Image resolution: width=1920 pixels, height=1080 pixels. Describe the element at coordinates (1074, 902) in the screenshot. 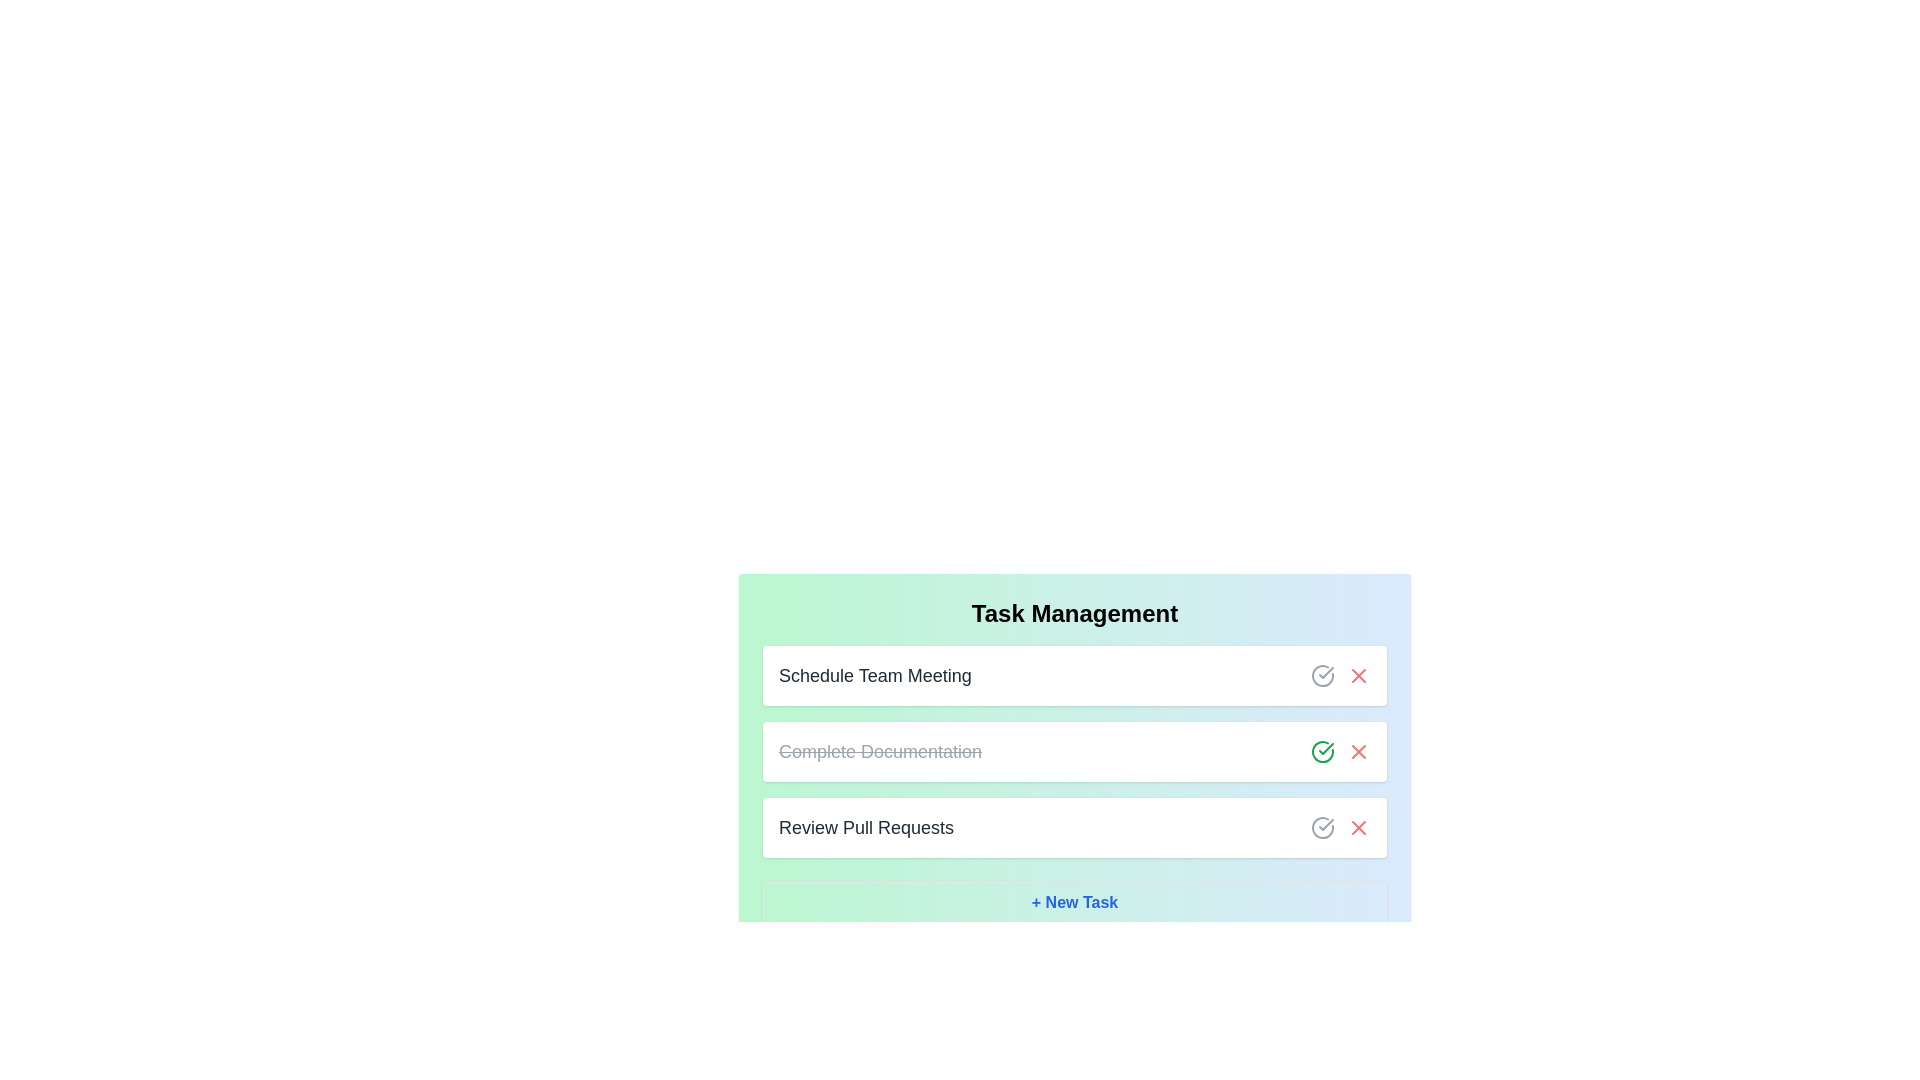

I see `the '+ New Task' button to initiate adding a new task` at that location.